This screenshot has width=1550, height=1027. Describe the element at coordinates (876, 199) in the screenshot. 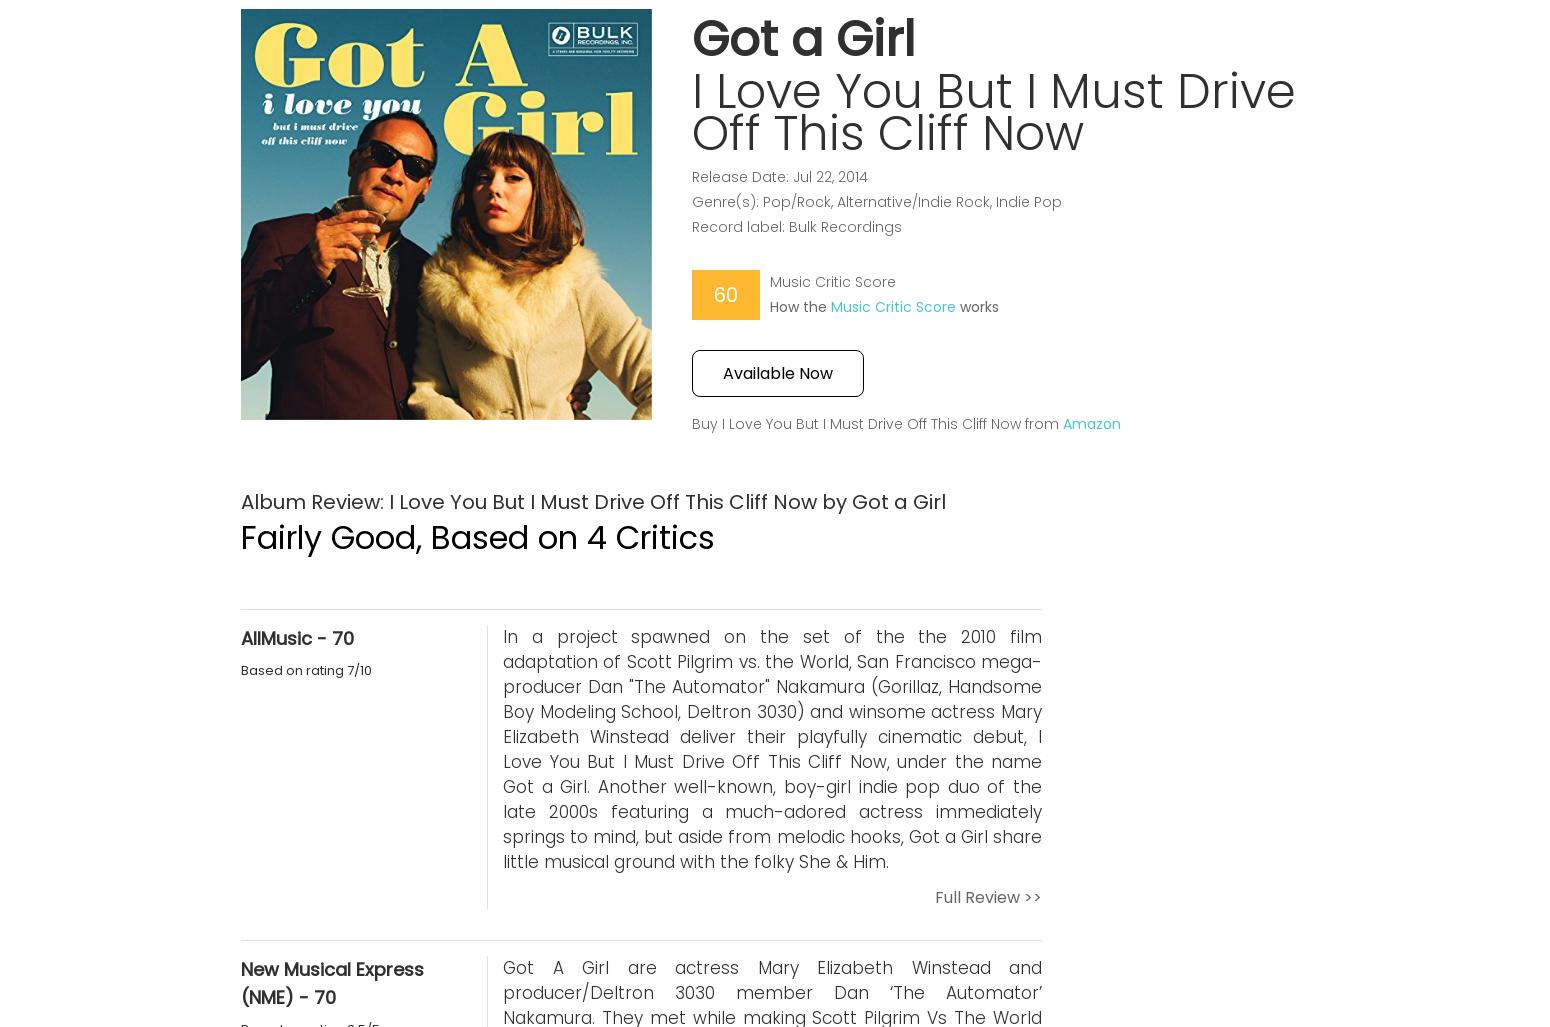

I see `'Genre(s): Pop/Rock, Alternative/Indie Rock, Indie Pop'` at that location.